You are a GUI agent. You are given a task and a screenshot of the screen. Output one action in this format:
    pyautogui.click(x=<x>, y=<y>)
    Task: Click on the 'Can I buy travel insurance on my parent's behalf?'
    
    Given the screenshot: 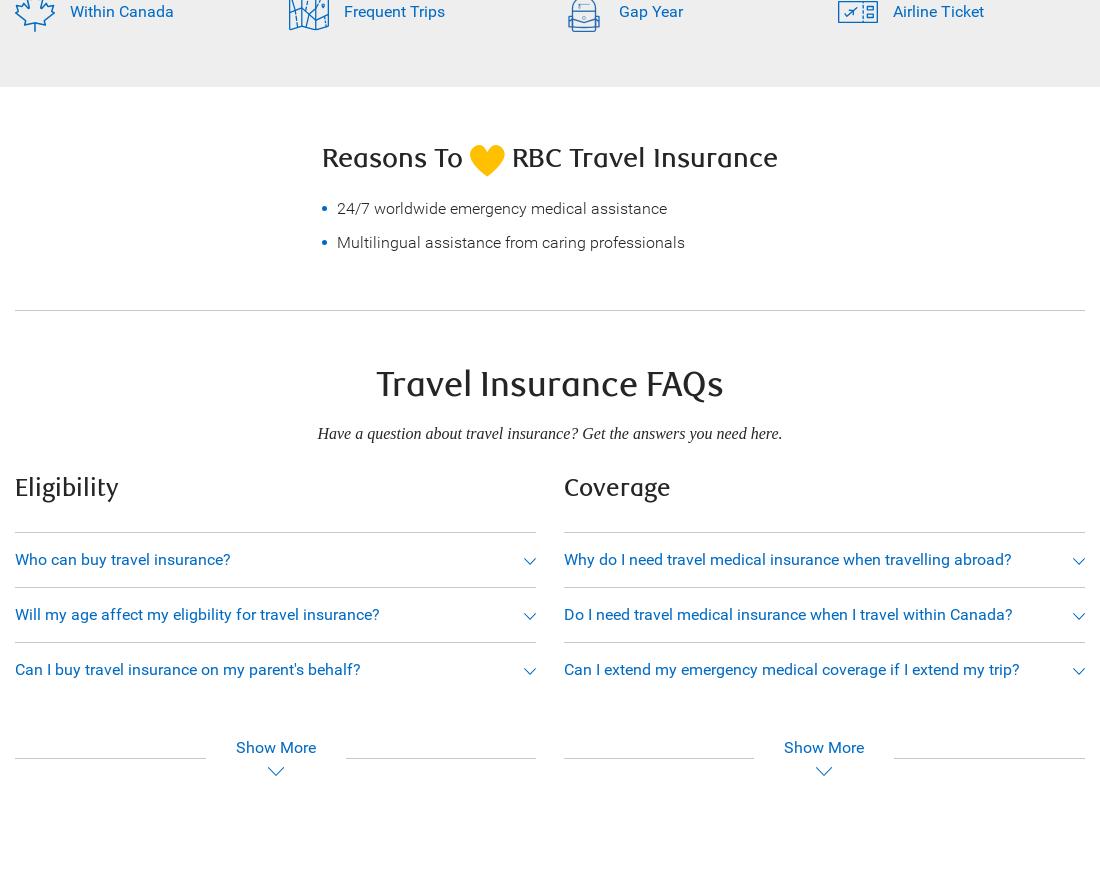 What is the action you would take?
    pyautogui.click(x=13, y=668)
    